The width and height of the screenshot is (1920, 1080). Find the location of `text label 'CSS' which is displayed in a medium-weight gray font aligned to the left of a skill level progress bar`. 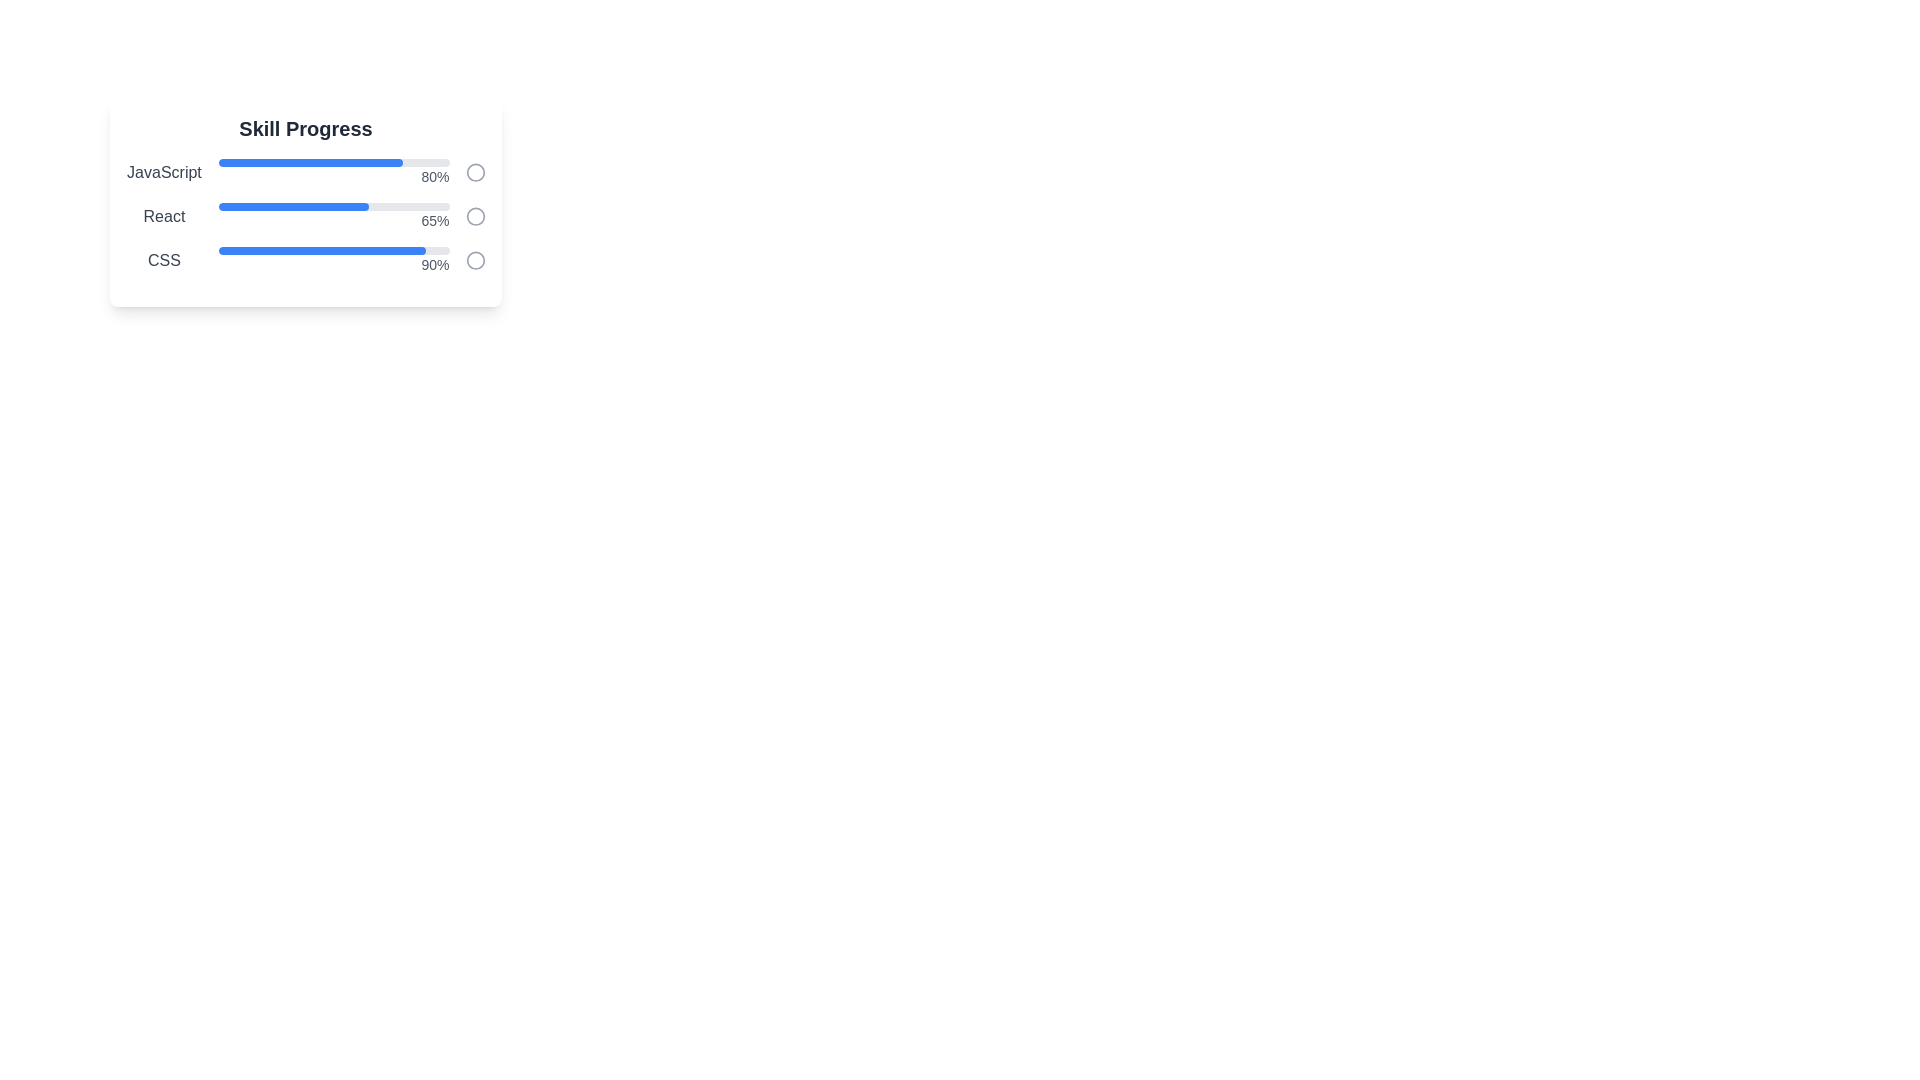

text label 'CSS' which is displayed in a medium-weight gray font aligned to the left of a skill level progress bar is located at coordinates (164, 260).